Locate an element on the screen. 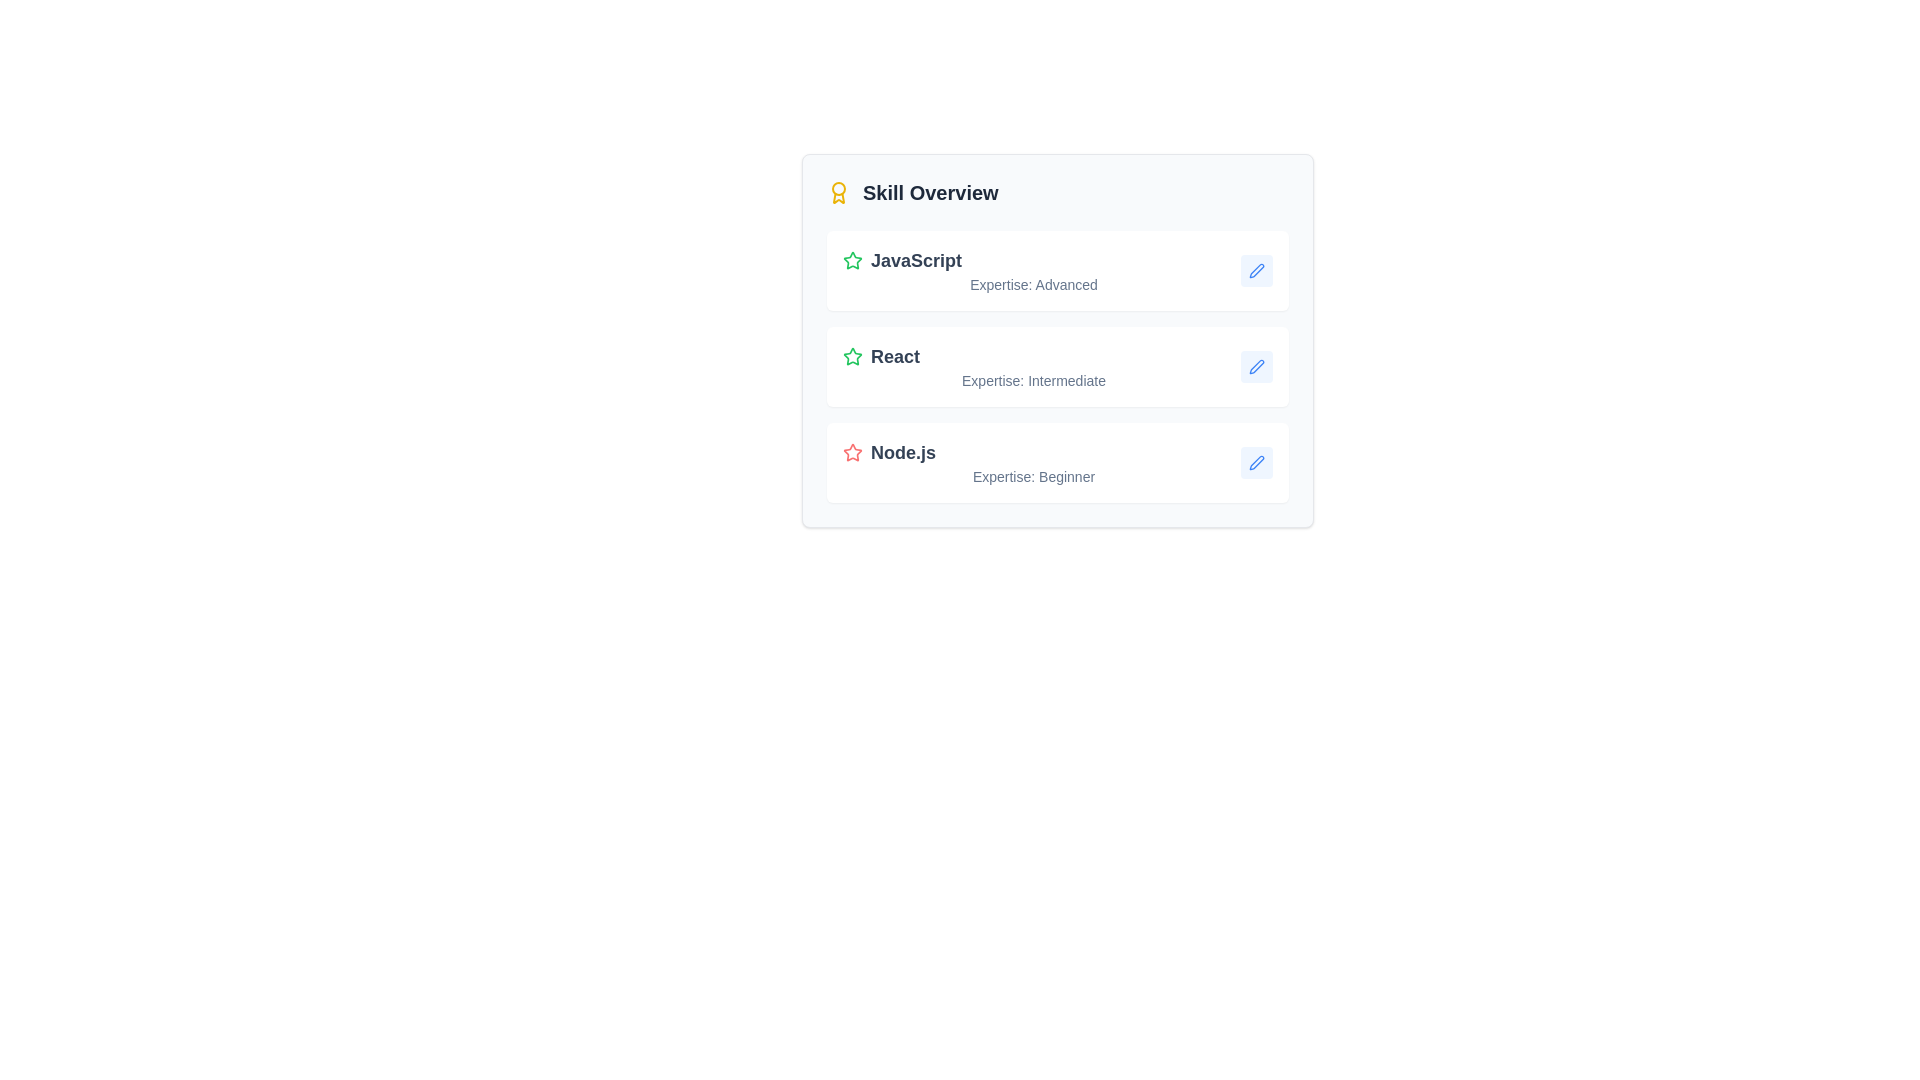  the pen-shaped icon within the skill management panel next to the JavaScript skill row is located at coordinates (1256, 270).